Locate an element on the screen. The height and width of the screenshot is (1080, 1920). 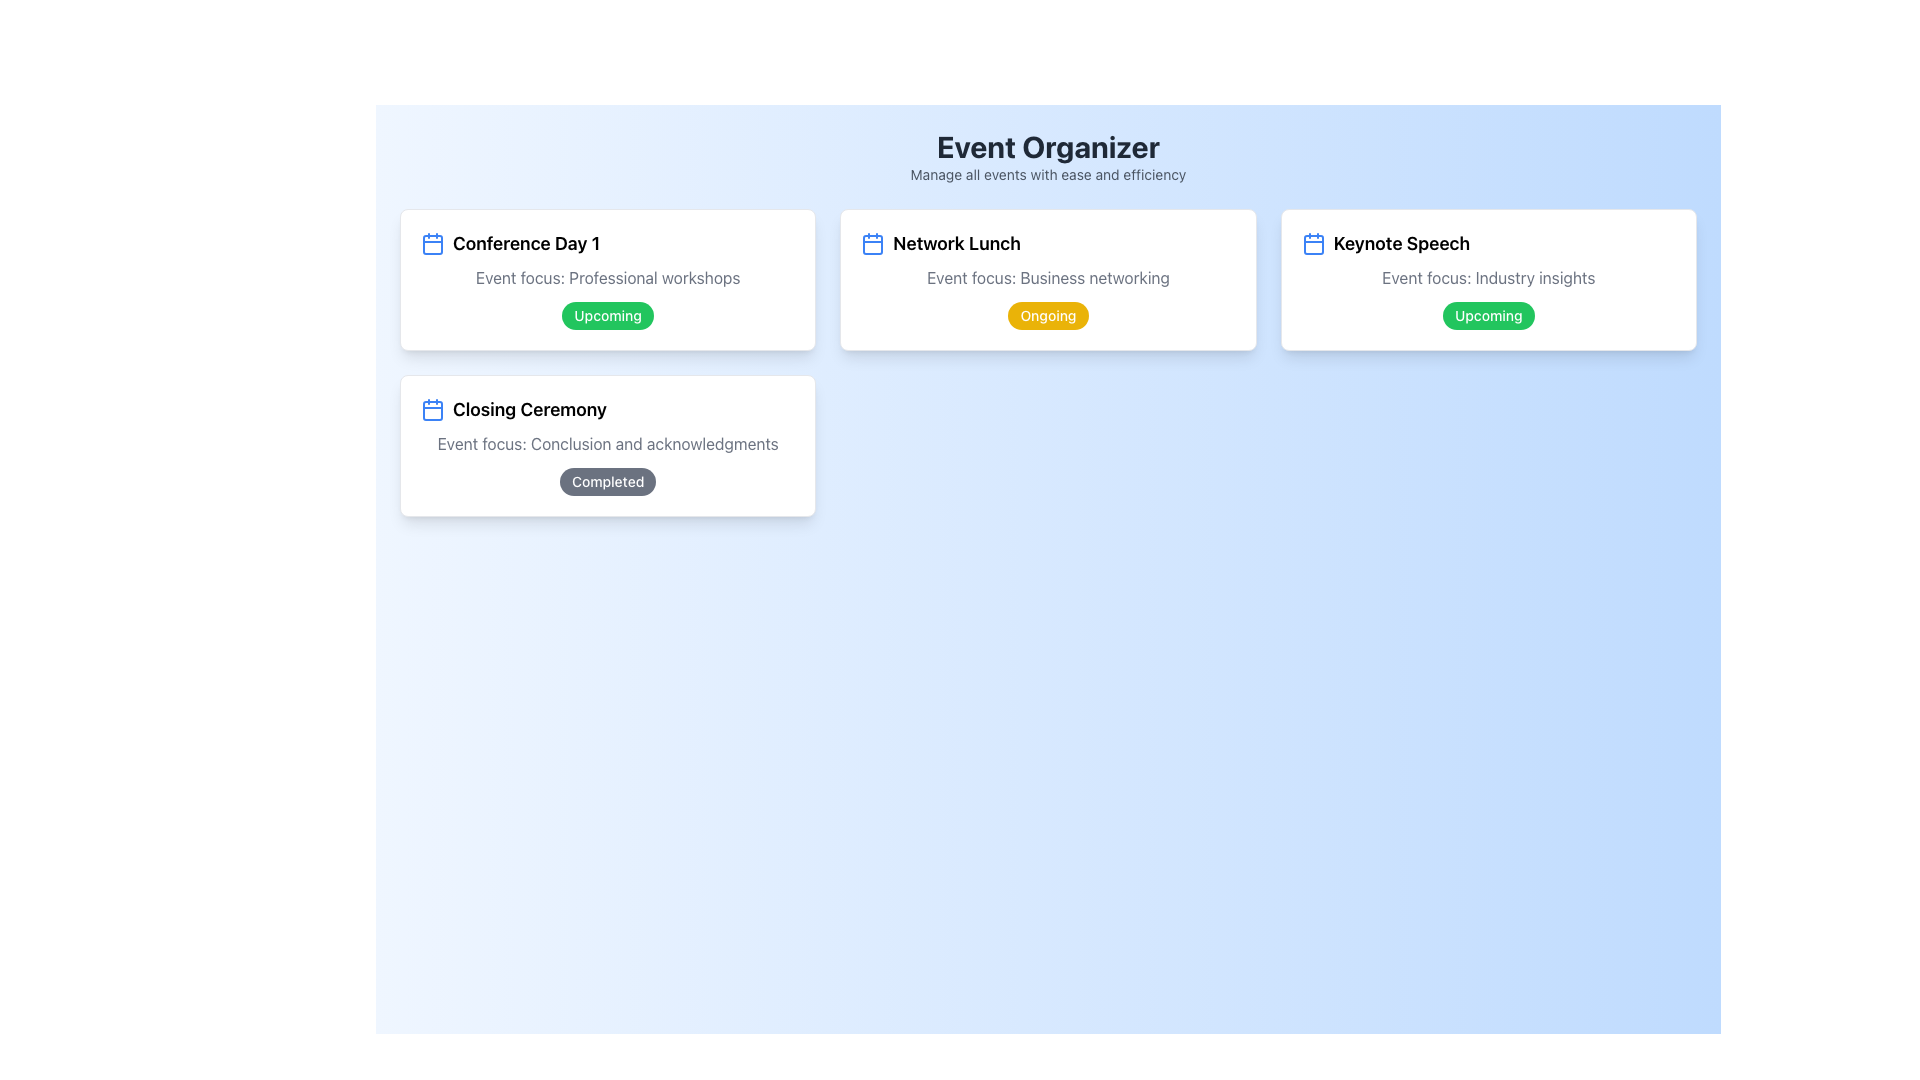
the status badge indicating an upcoming event located at the bottom-right corner of the 'Conference Day 1' card, below the text 'Event focus: Professional workshops' is located at coordinates (607, 315).